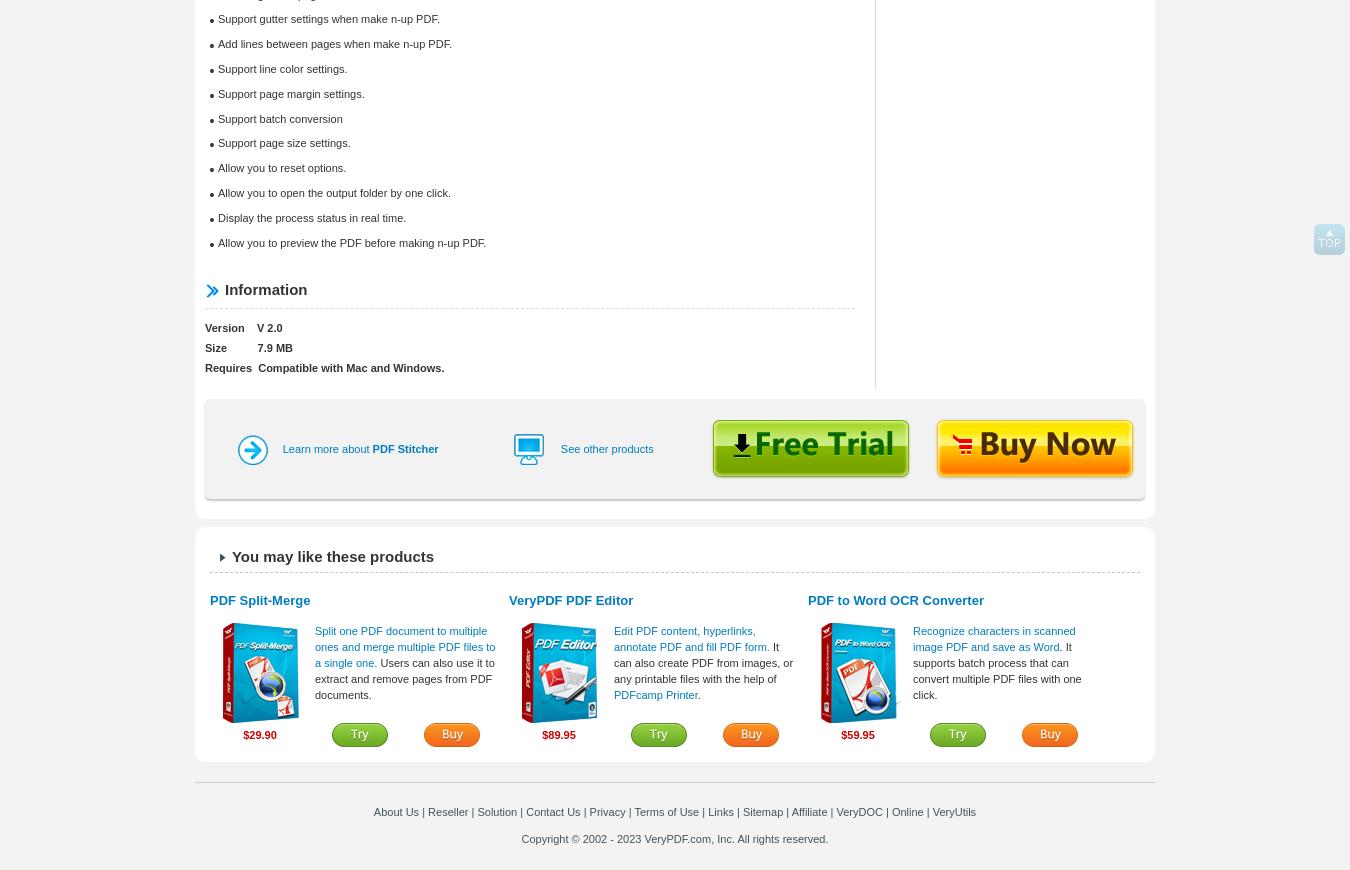 This screenshot has height=870, width=1350. Describe the element at coordinates (247, 348) in the screenshot. I see `'Size           7.9 MB'` at that location.